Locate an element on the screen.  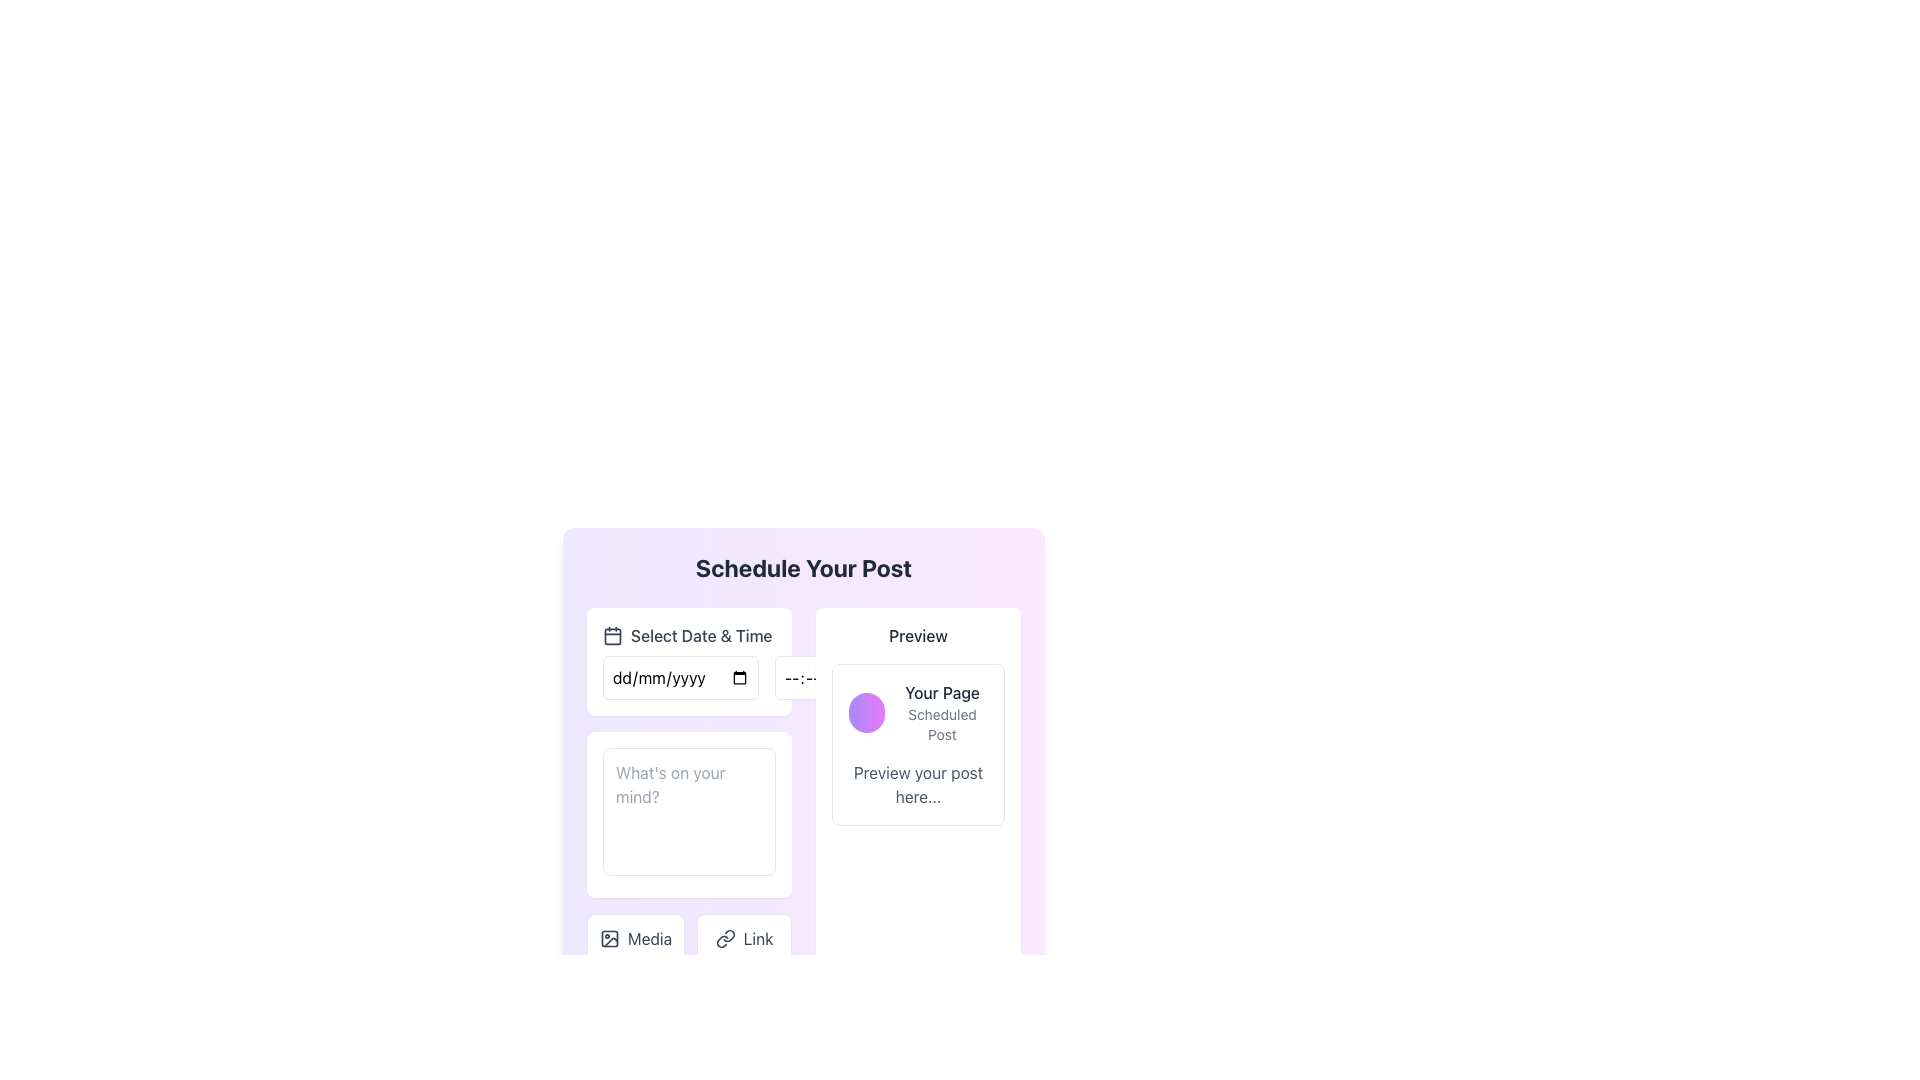
the text label displaying 'Your Page' and the status 'Scheduled Post' located in the preview section on the right side of the interface is located at coordinates (941, 712).